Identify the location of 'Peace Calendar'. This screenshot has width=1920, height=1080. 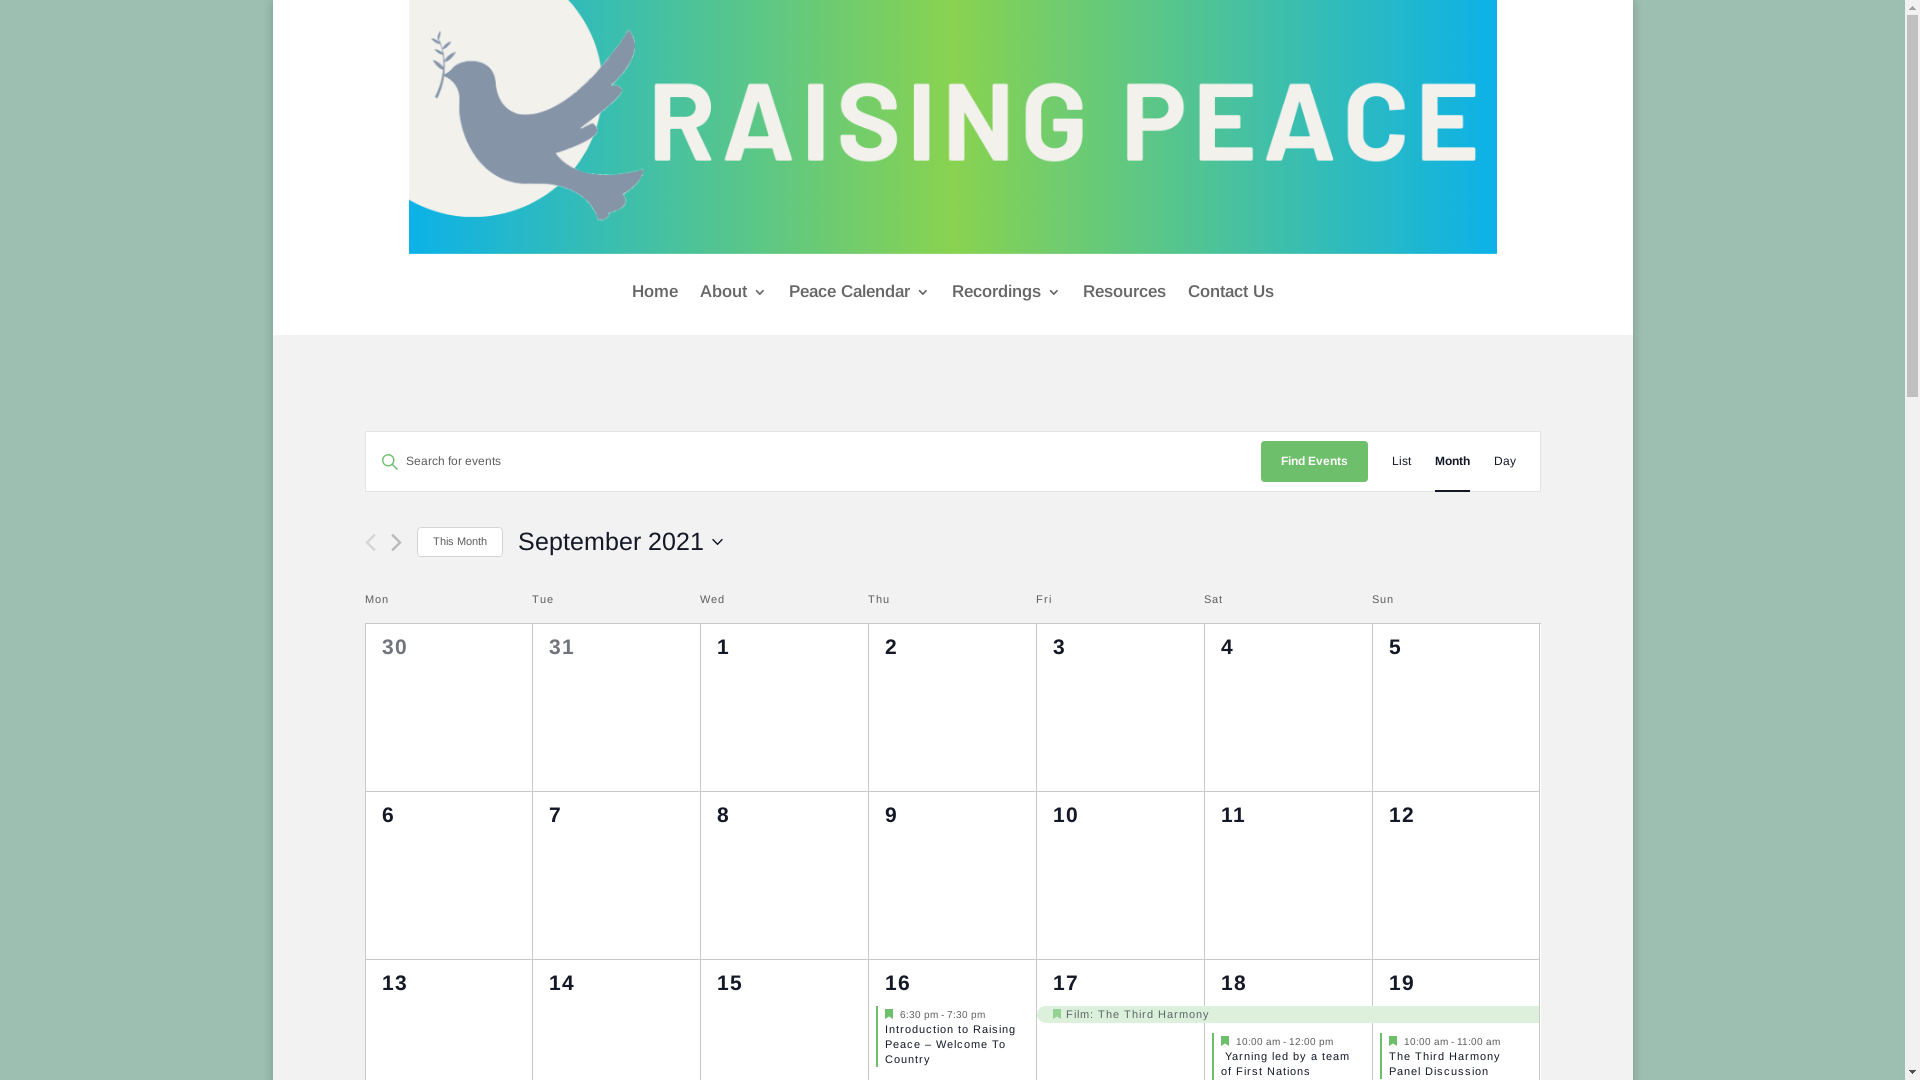
(858, 292).